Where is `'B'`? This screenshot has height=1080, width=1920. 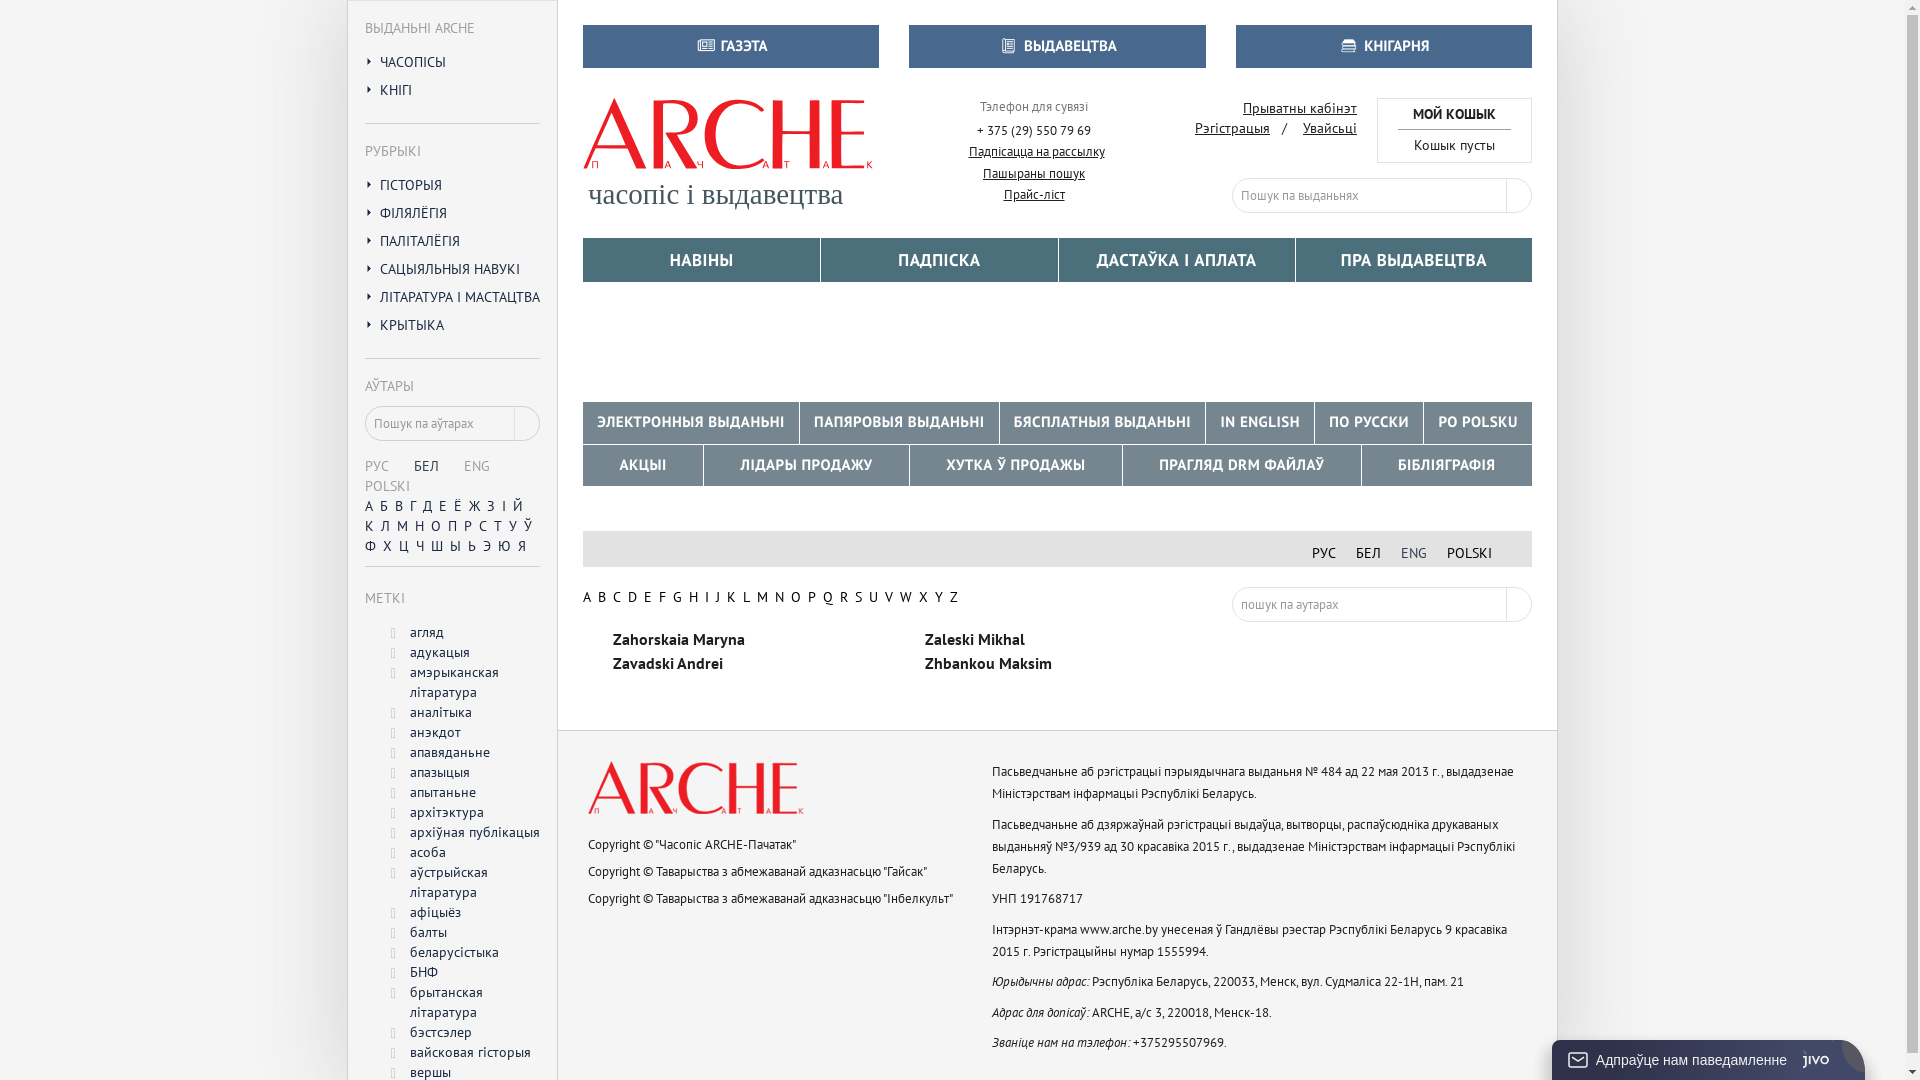 'B' is located at coordinates (600, 596).